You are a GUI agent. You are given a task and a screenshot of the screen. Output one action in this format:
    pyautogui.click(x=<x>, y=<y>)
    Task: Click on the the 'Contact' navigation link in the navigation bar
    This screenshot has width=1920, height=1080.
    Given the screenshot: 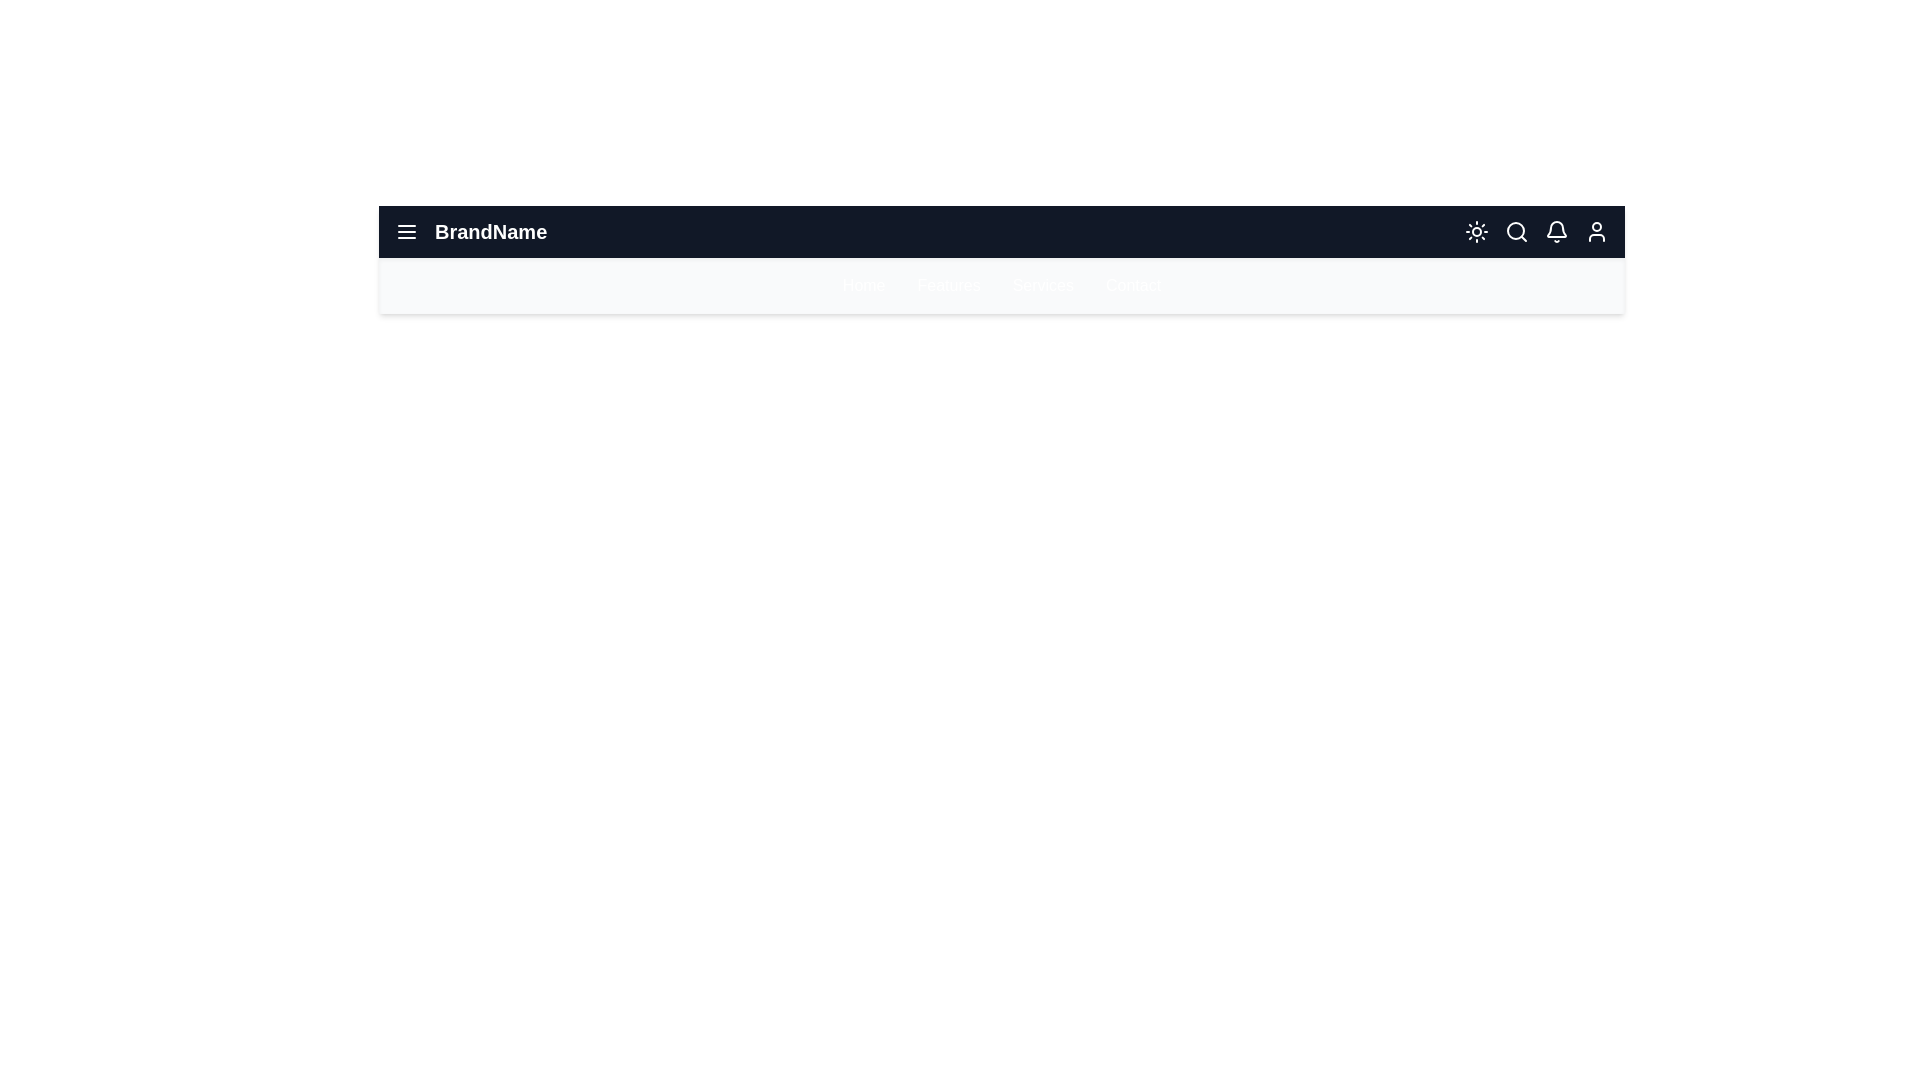 What is the action you would take?
    pyautogui.click(x=1132, y=285)
    